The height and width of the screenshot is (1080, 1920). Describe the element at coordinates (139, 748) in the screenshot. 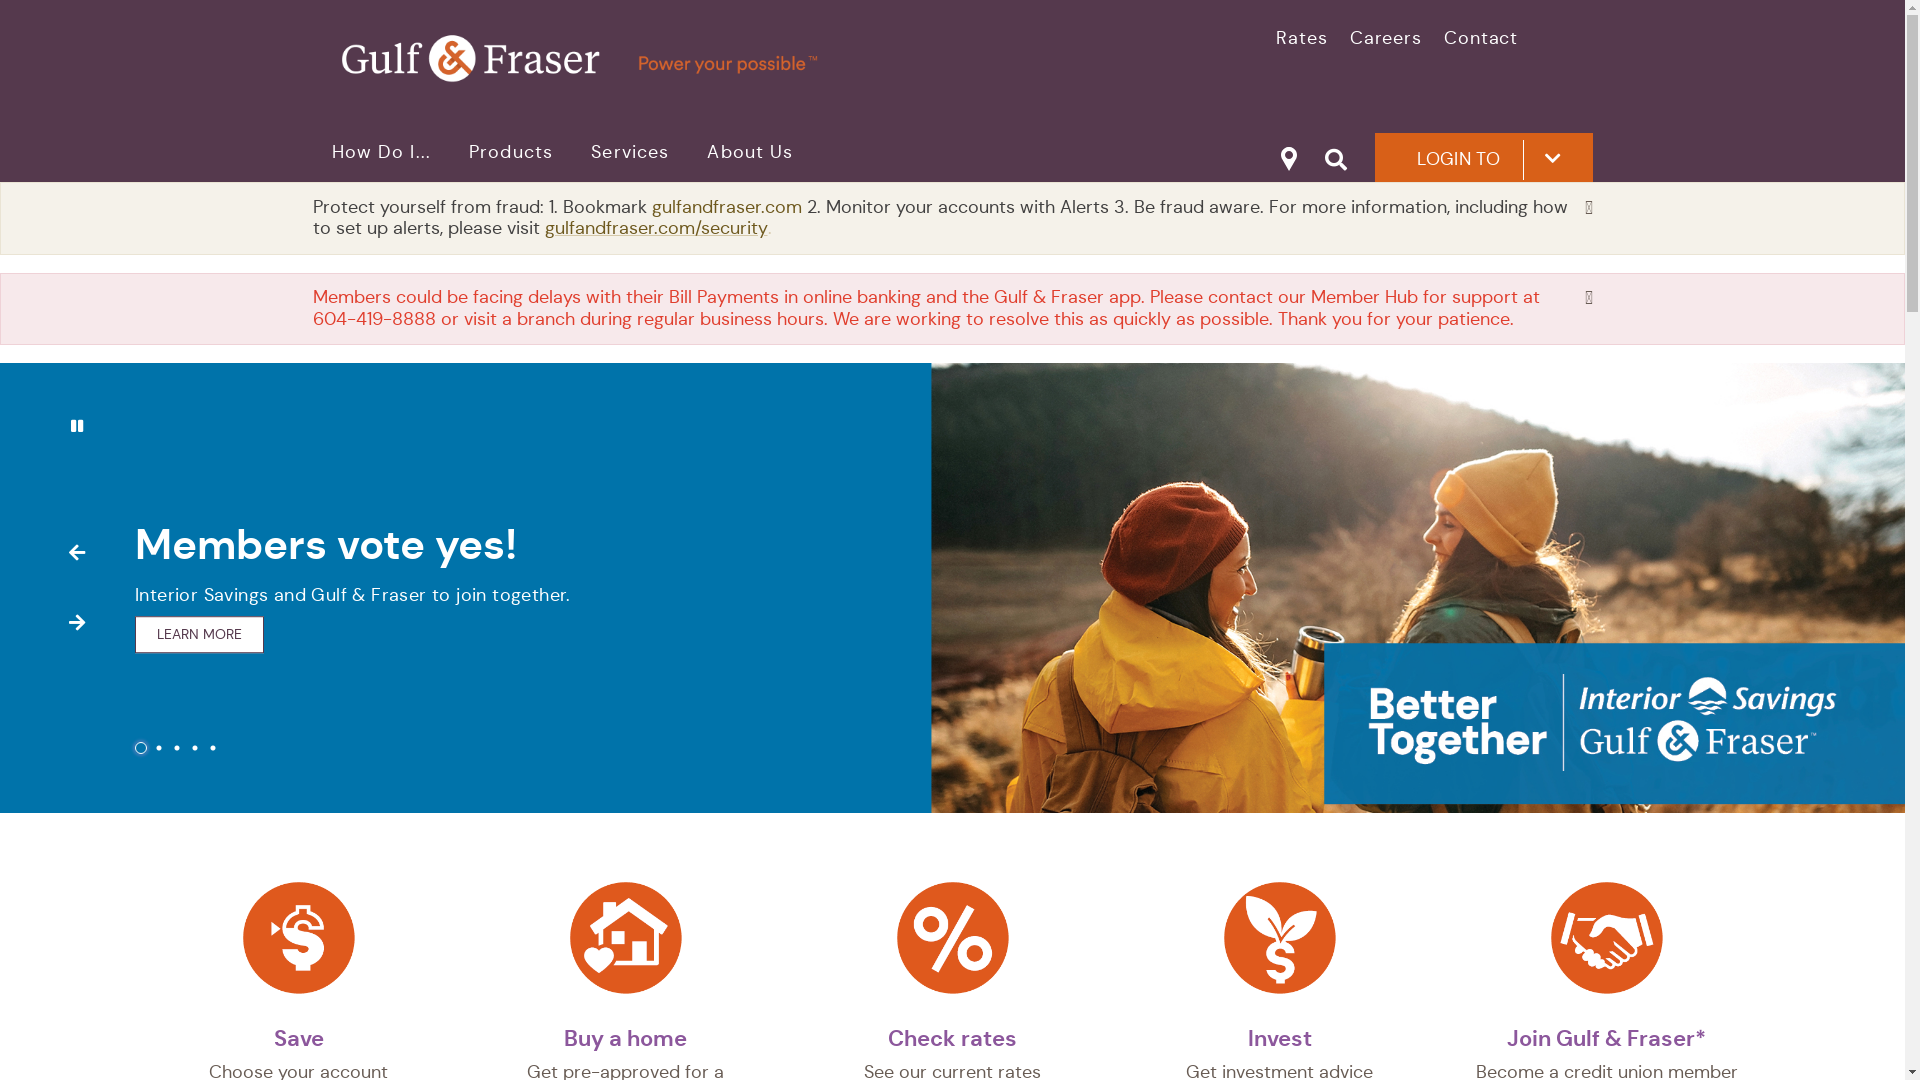

I see `'1'` at that location.